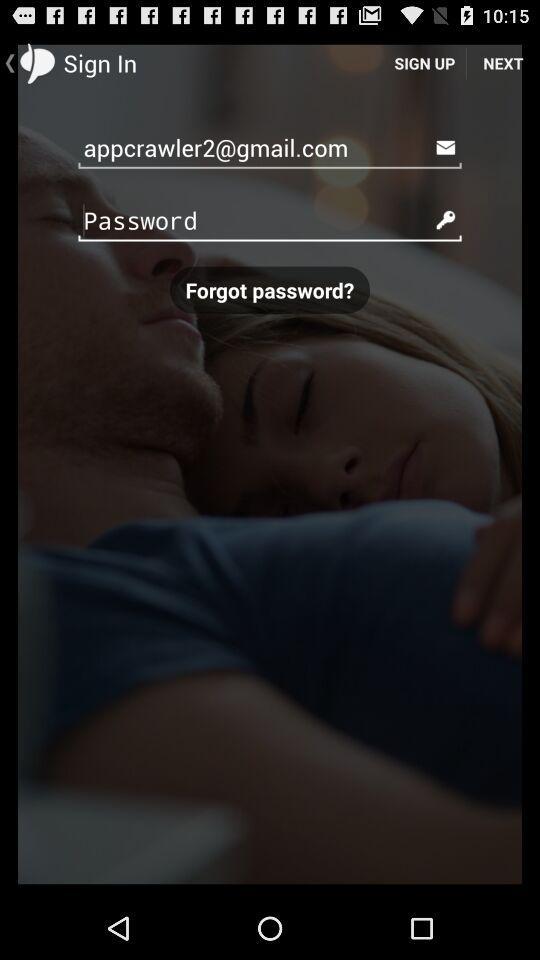 This screenshot has height=960, width=540. I want to click on item above appcrawler2@gmail.com, so click(502, 62).